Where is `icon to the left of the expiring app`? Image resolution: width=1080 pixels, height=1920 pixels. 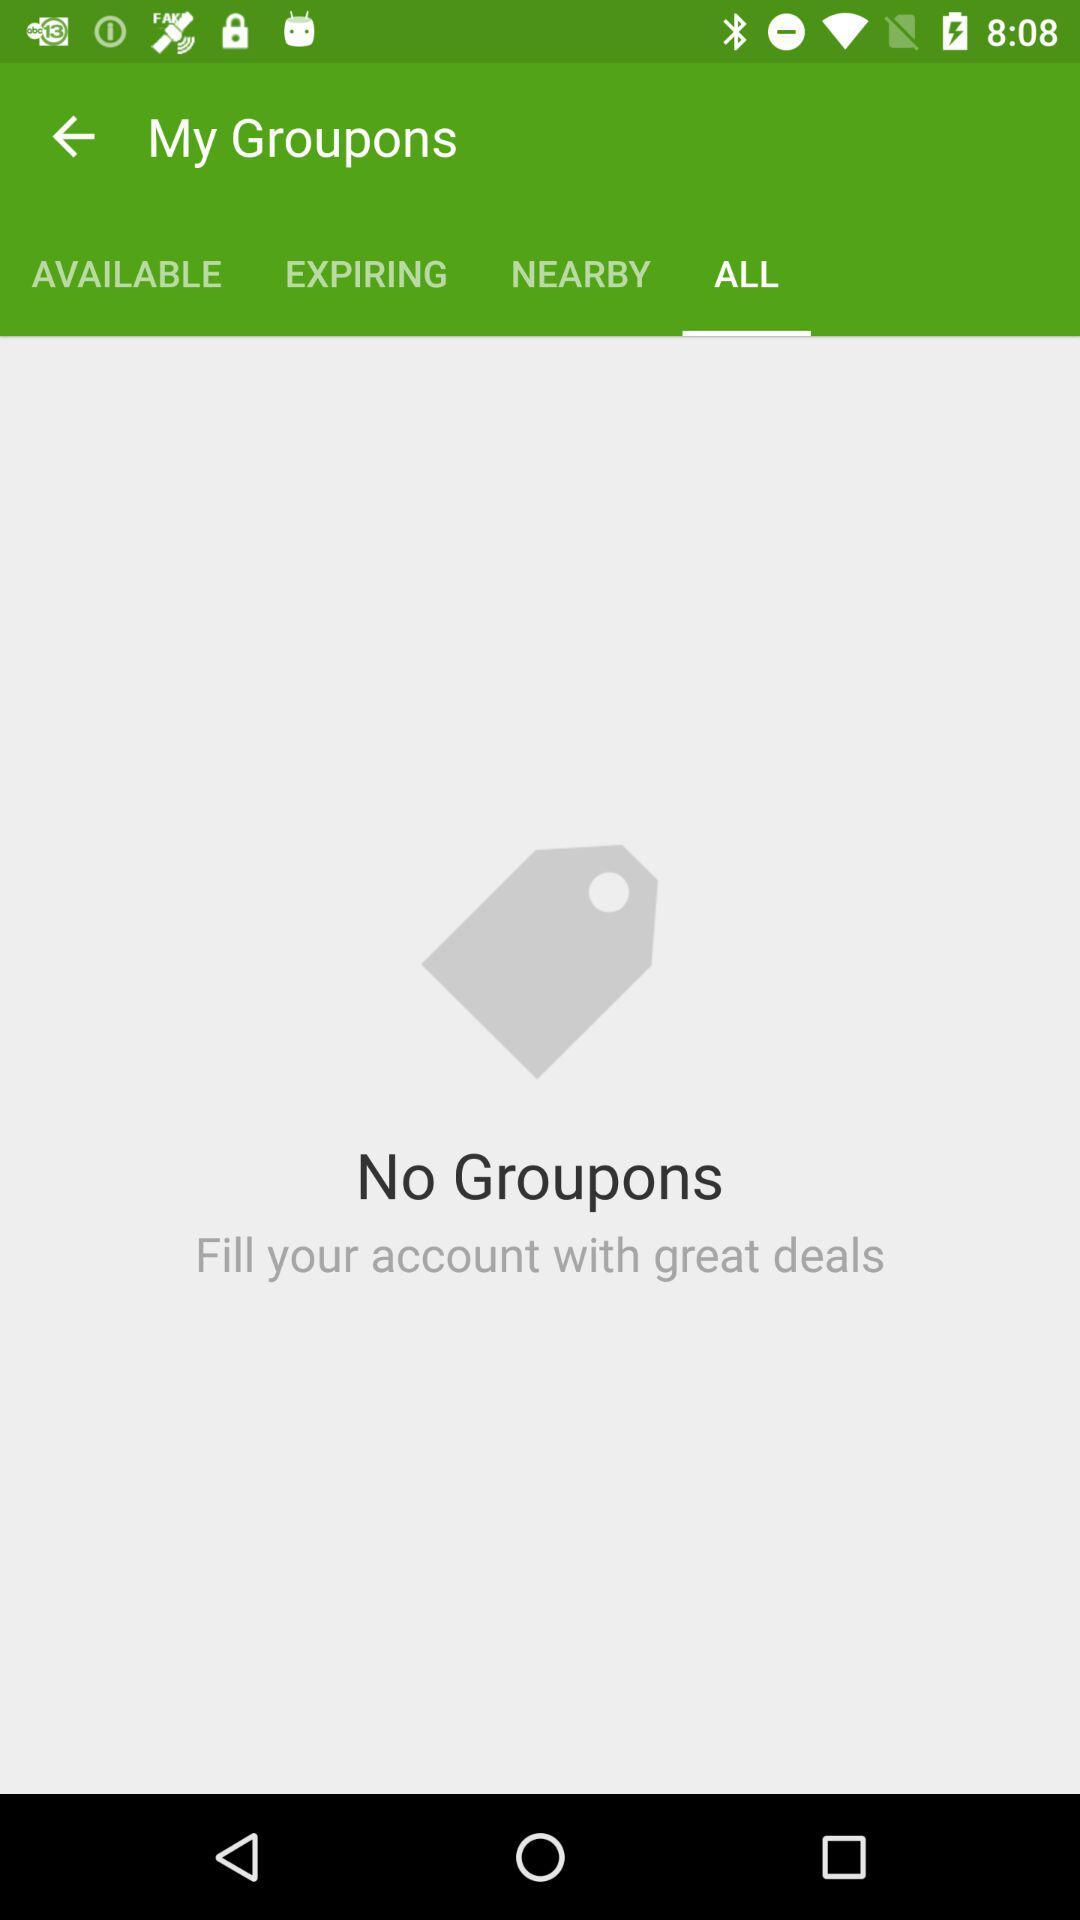 icon to the left of the expiring app is located at coordinates (126, 272).